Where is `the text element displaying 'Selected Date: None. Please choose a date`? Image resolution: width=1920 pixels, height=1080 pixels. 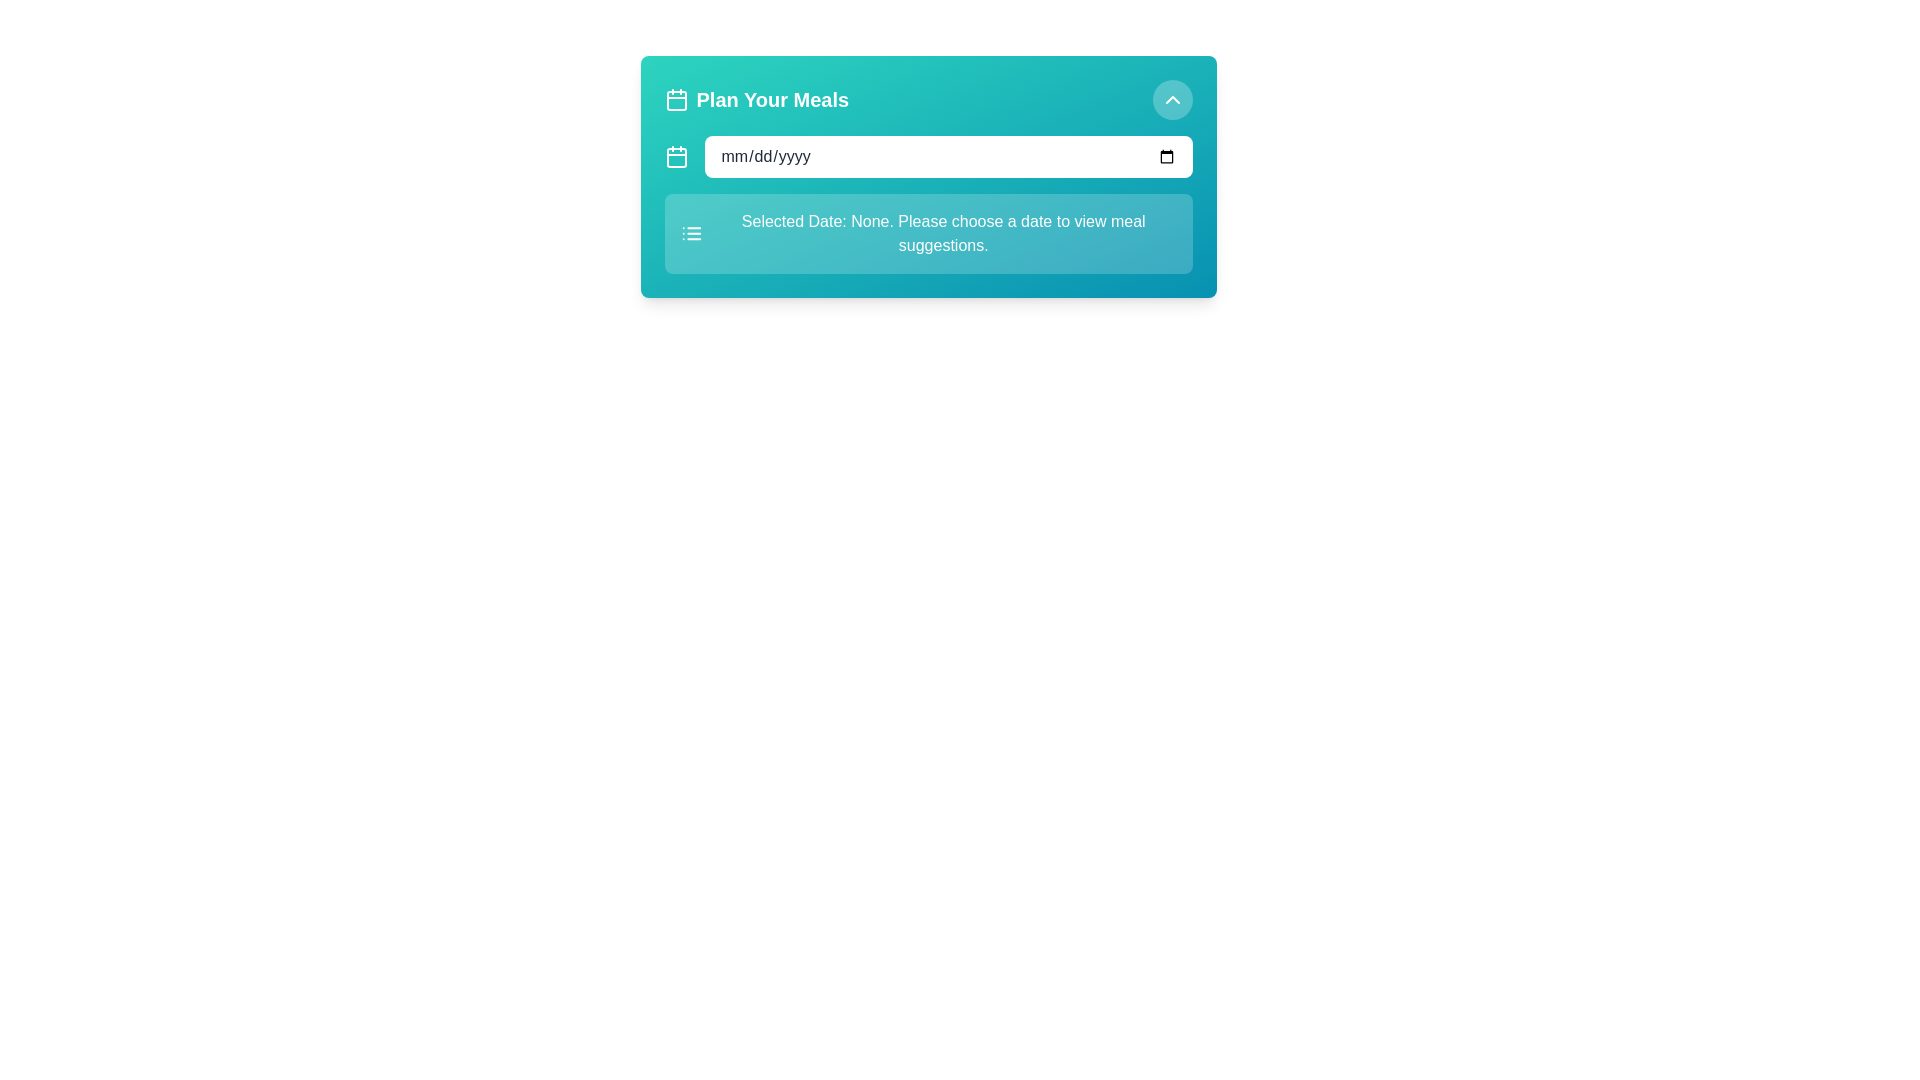
the text element displaying 'Selected Date: None. Please choose a date is located at coordinates (942, 233).